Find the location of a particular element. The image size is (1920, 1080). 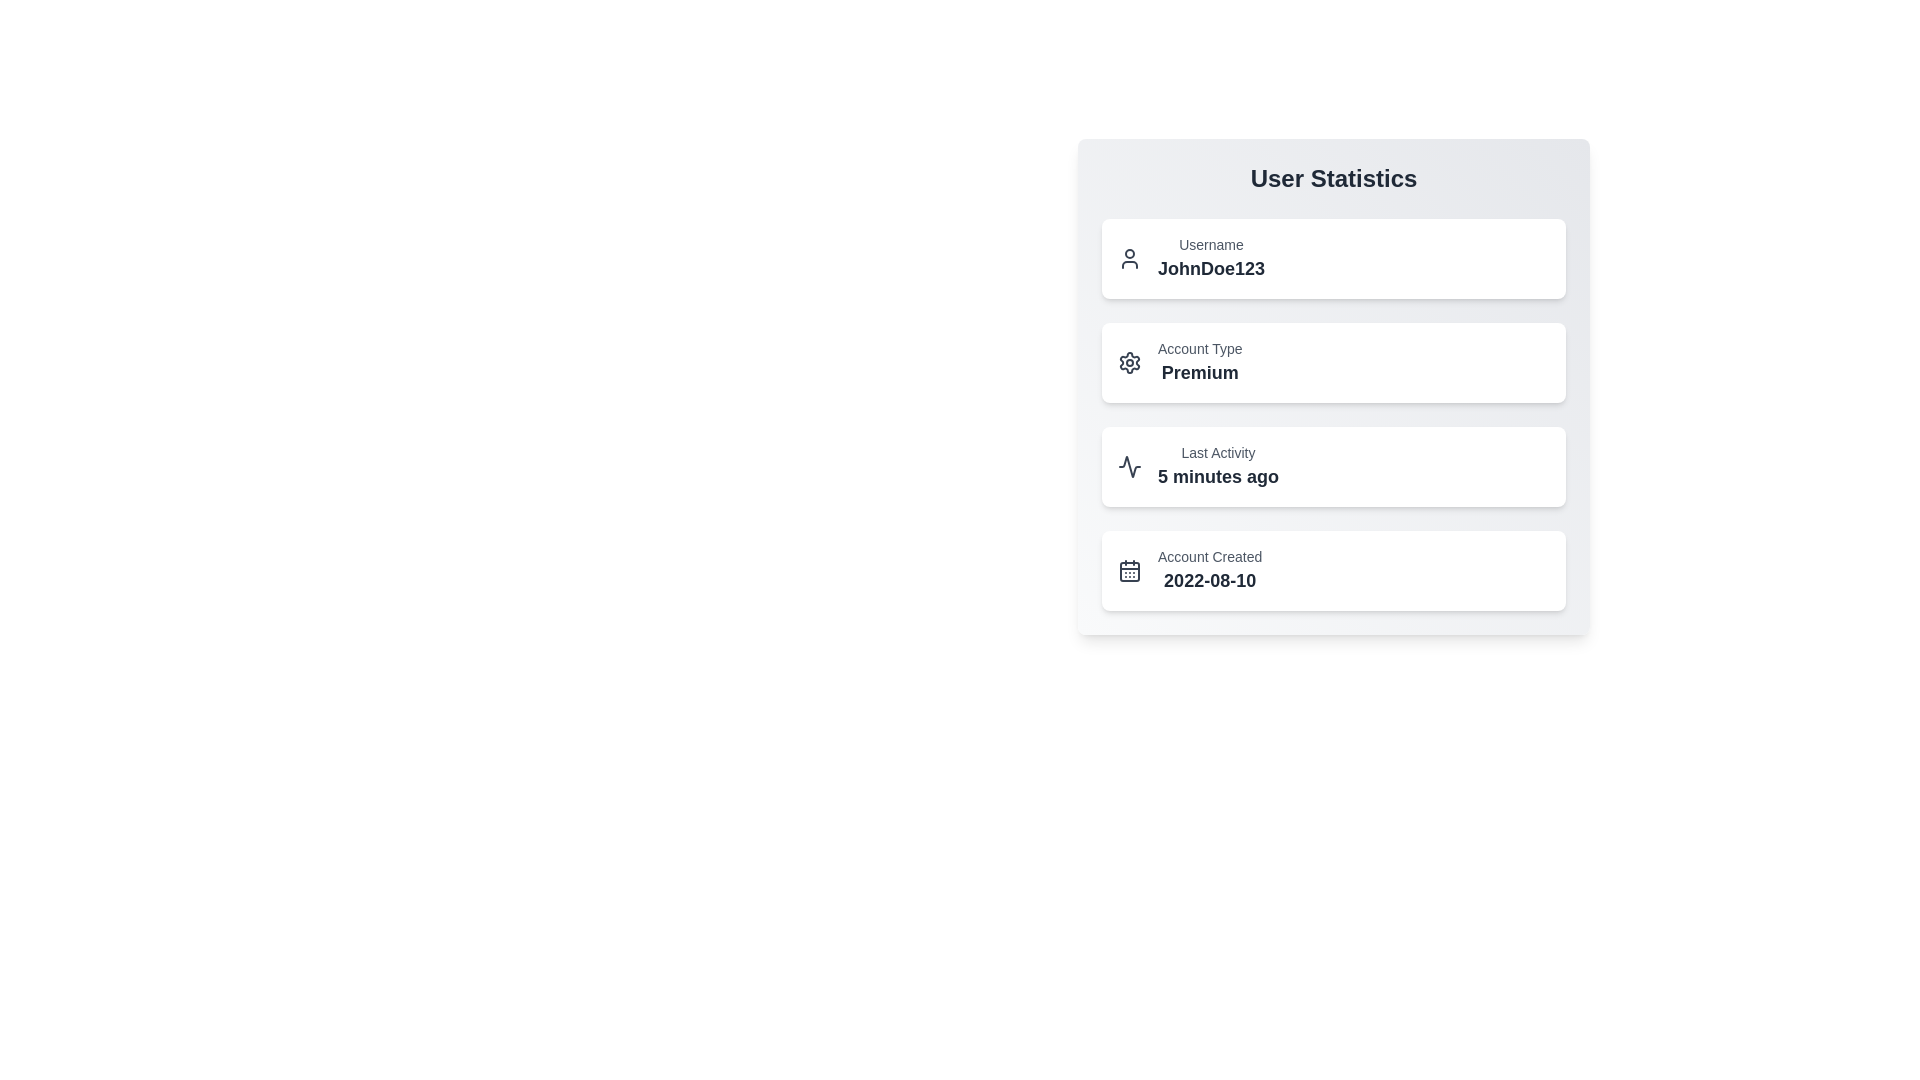

the fourth Information card that displays the account creation date located at the bottom of a vertical stack of cards, which includes 'Last Activity', 'Account Type', and 'Username' is located at coordinates (1334, 570).